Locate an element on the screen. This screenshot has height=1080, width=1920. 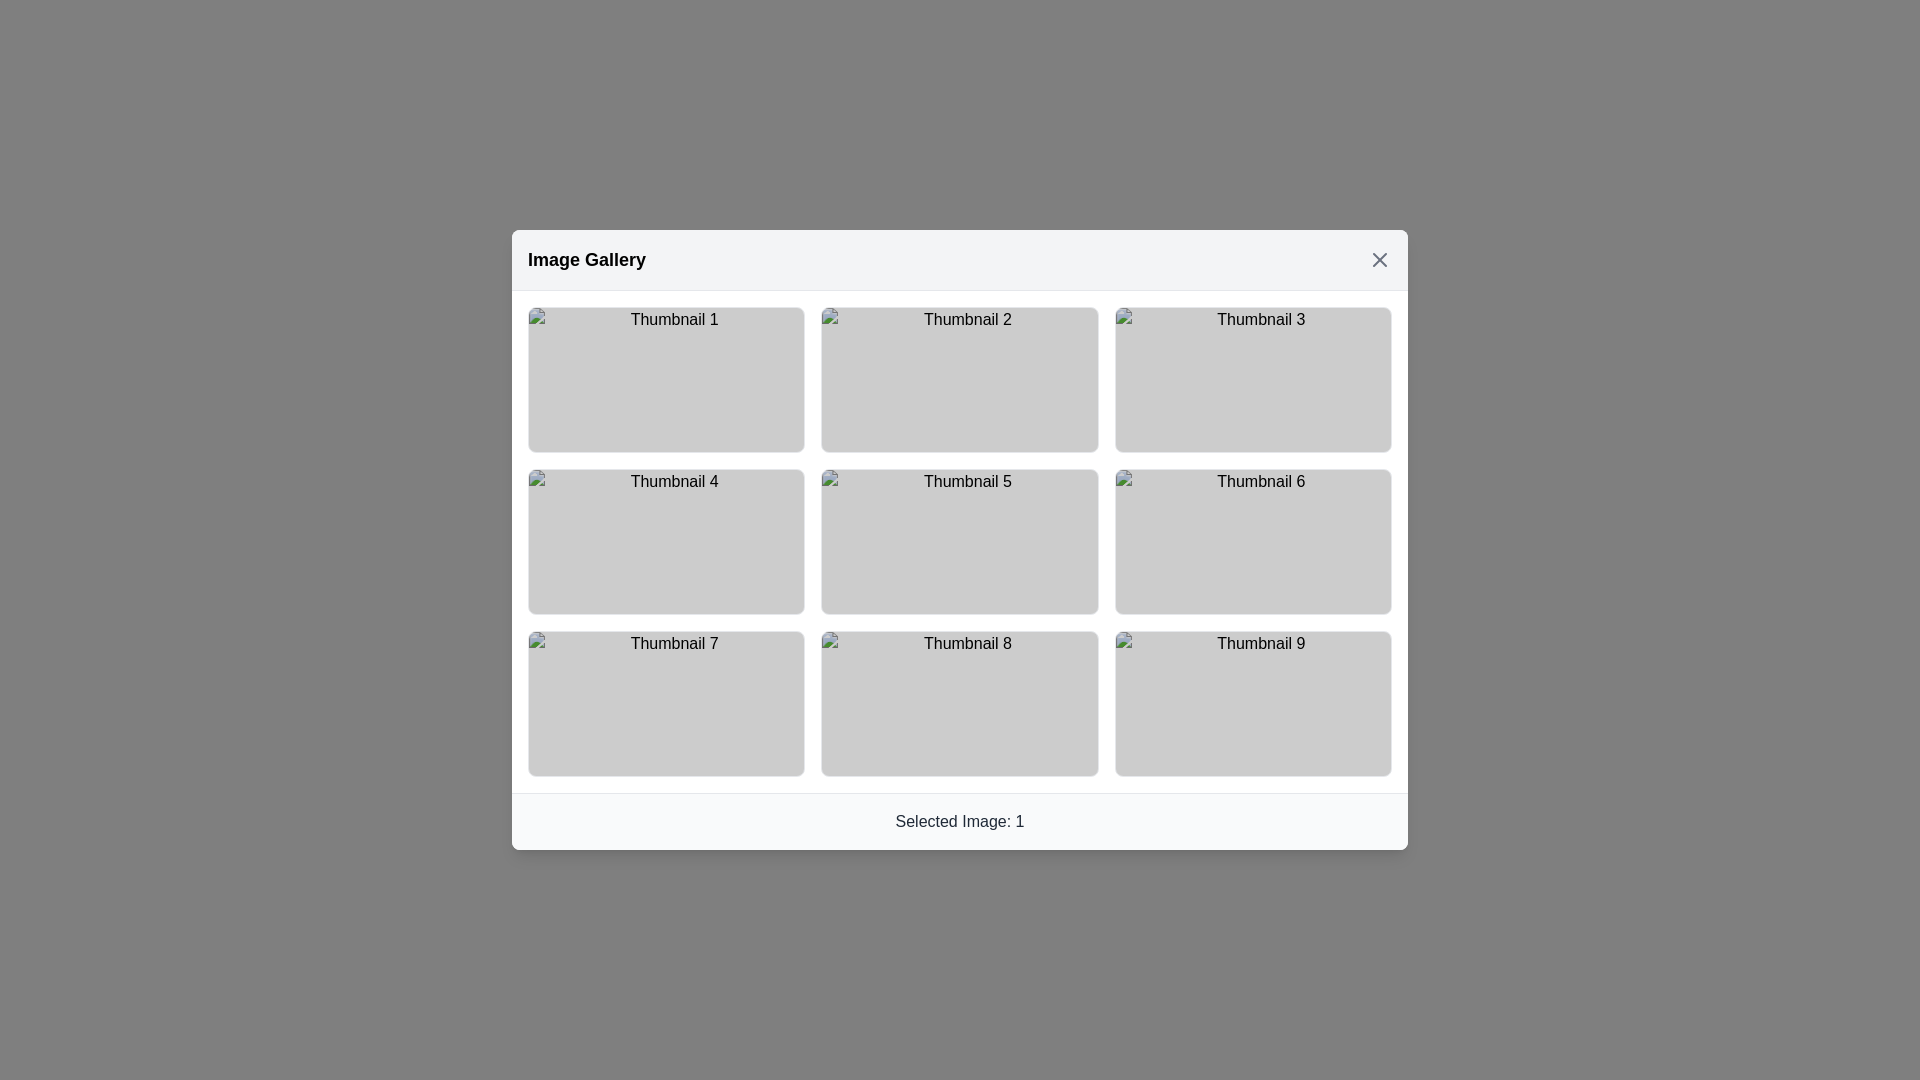
the state of the green circular checkmark icon located in the top-left corner thumbnail of the grid layout is located at coordinates (666, 380).